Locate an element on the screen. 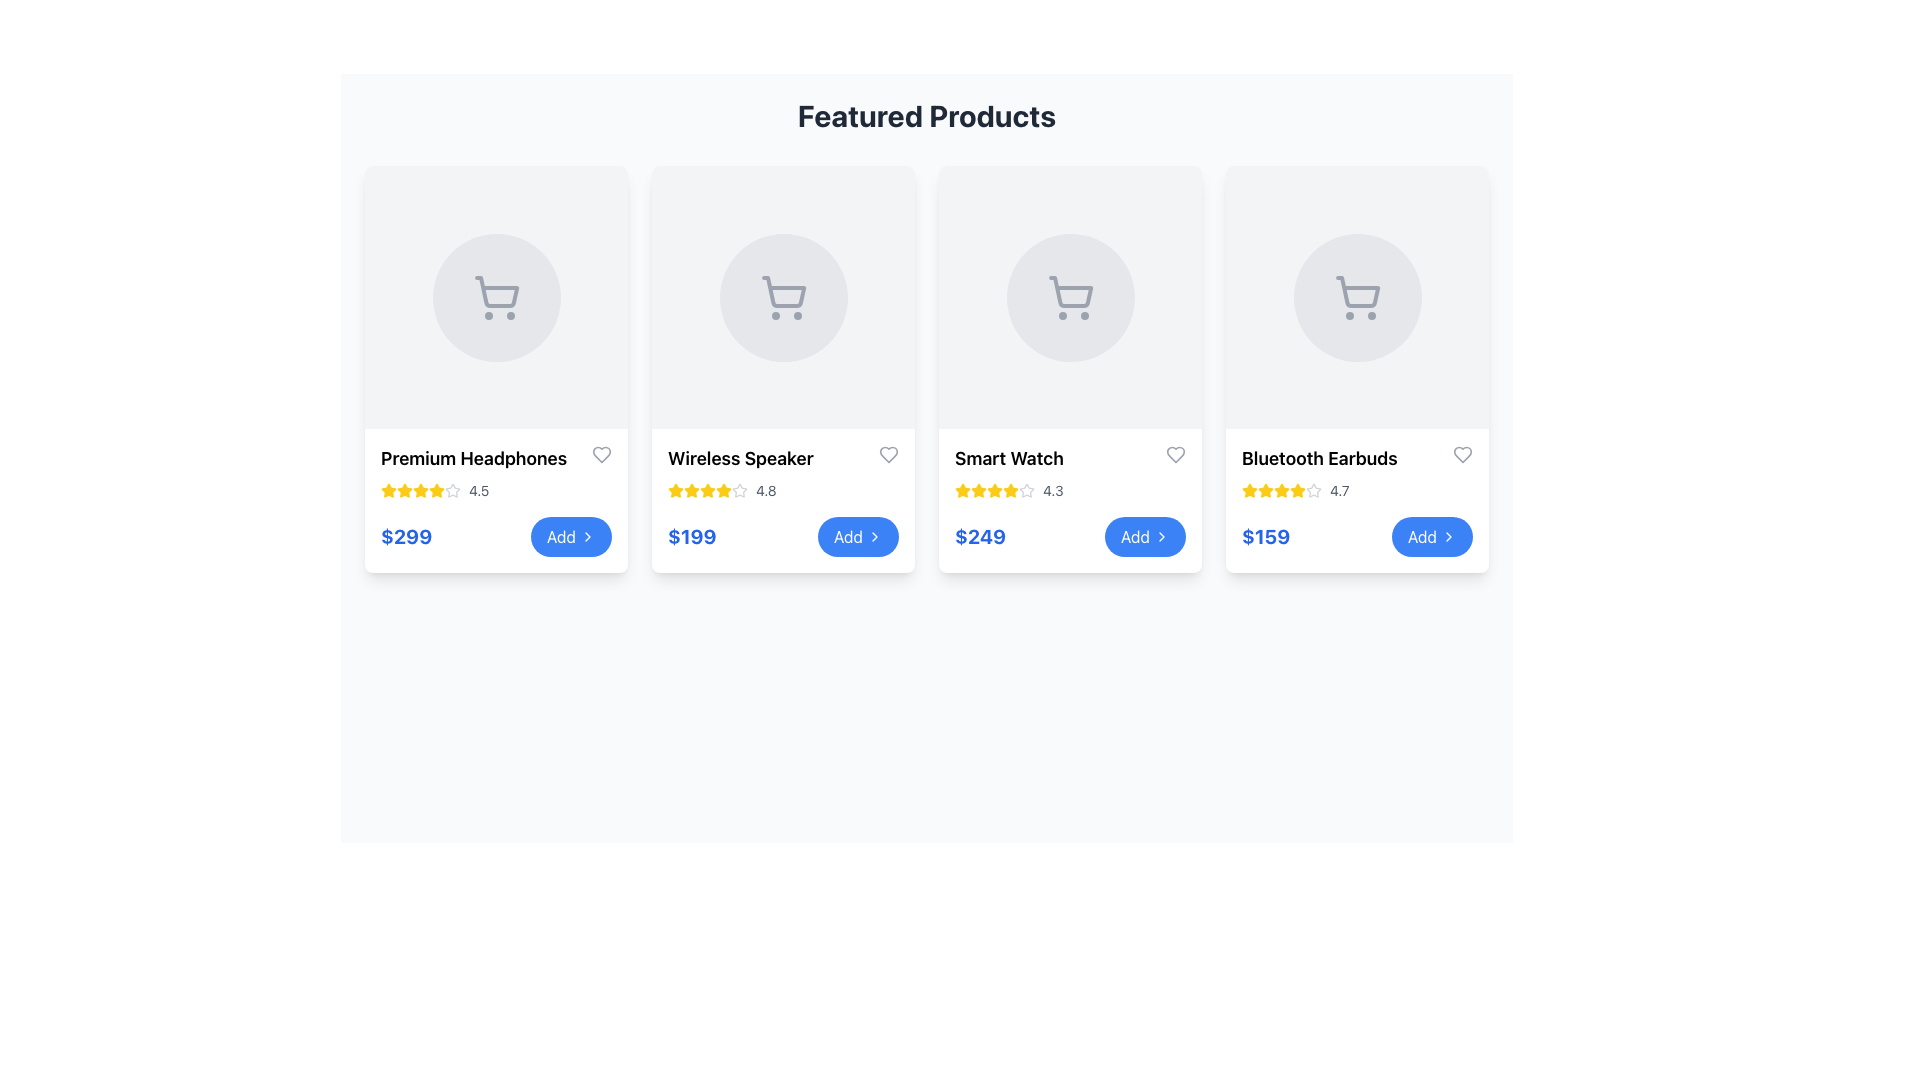  the numerical rating label for the 'Smart Watch' product in the third position of the 'Featured Products' row, located to the right of the stars is located at coordinates (1052, 490).